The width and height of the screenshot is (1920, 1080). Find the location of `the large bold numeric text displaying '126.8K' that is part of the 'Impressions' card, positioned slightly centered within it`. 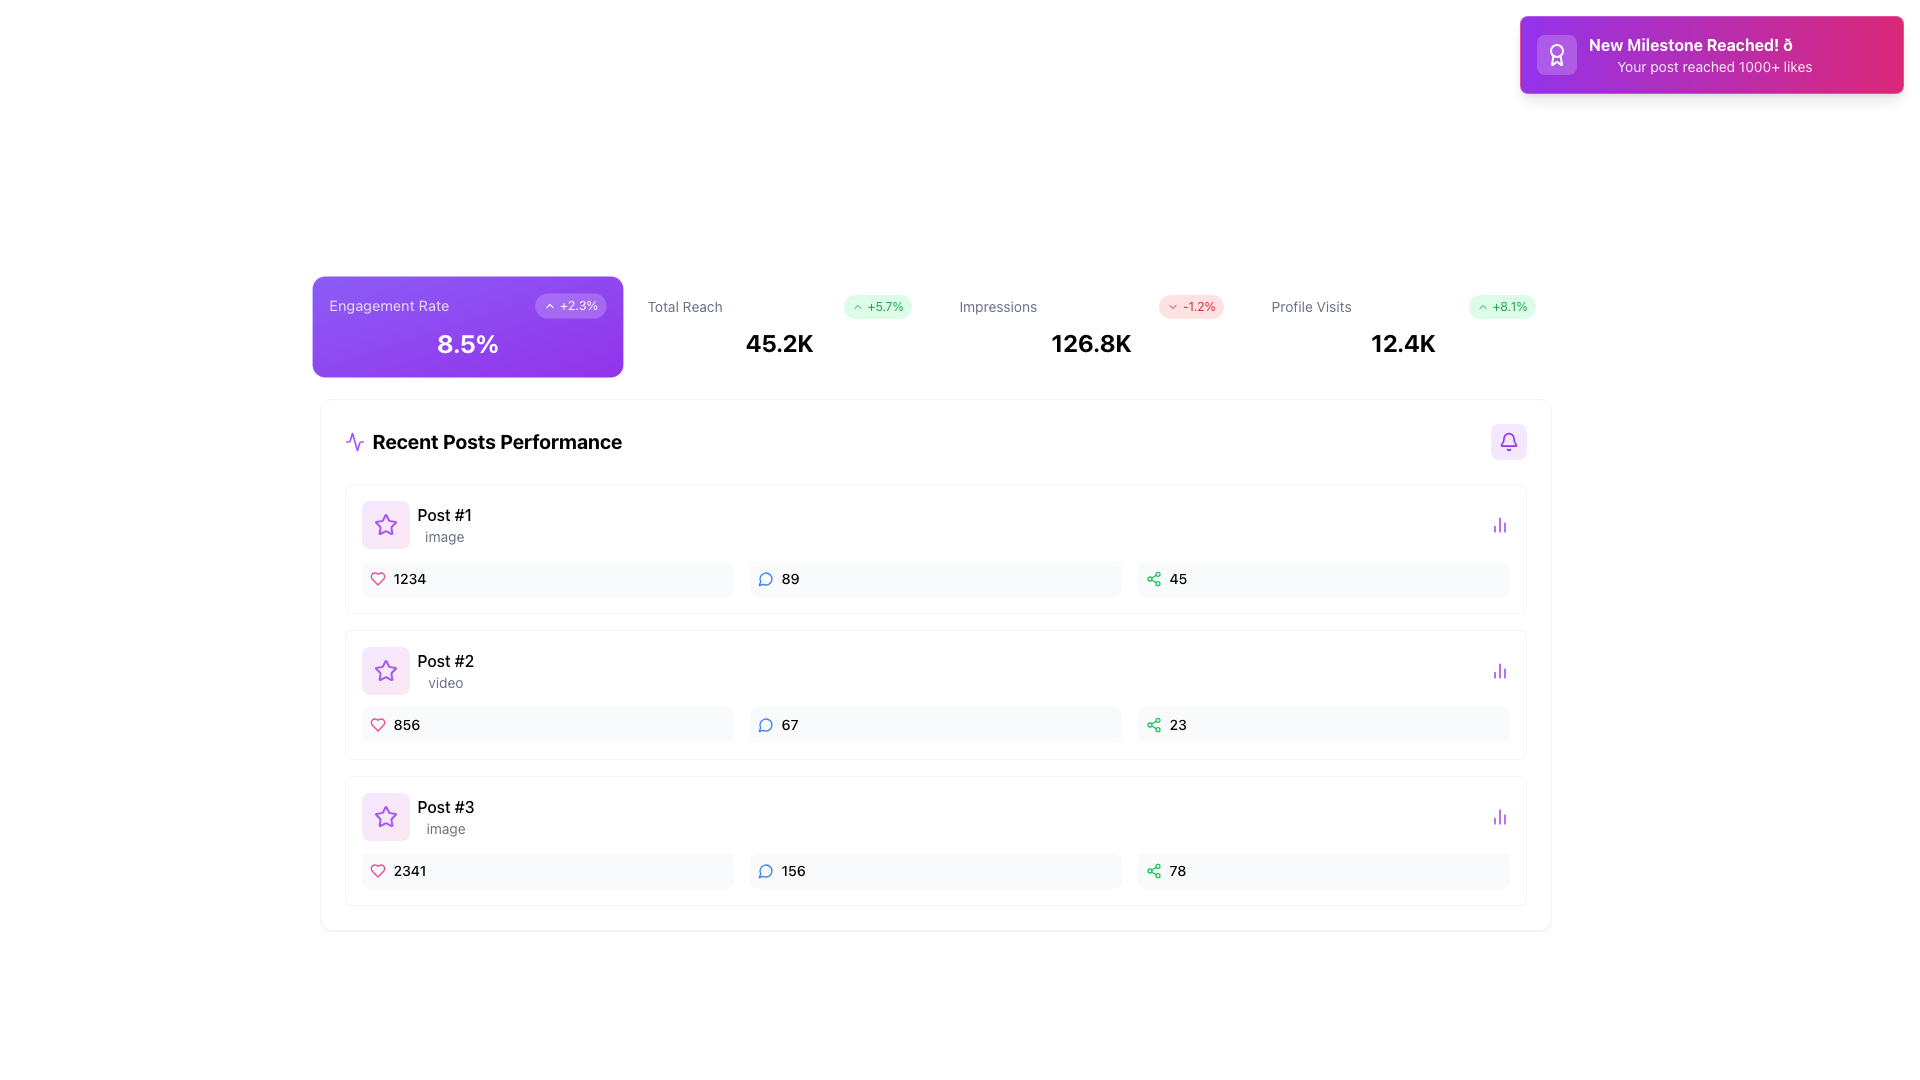

the large bold numeric text displaying '126.8K' that is part of the 'Impressions' card, positioned slightly centered within it is located at coordinates (1090, 342).